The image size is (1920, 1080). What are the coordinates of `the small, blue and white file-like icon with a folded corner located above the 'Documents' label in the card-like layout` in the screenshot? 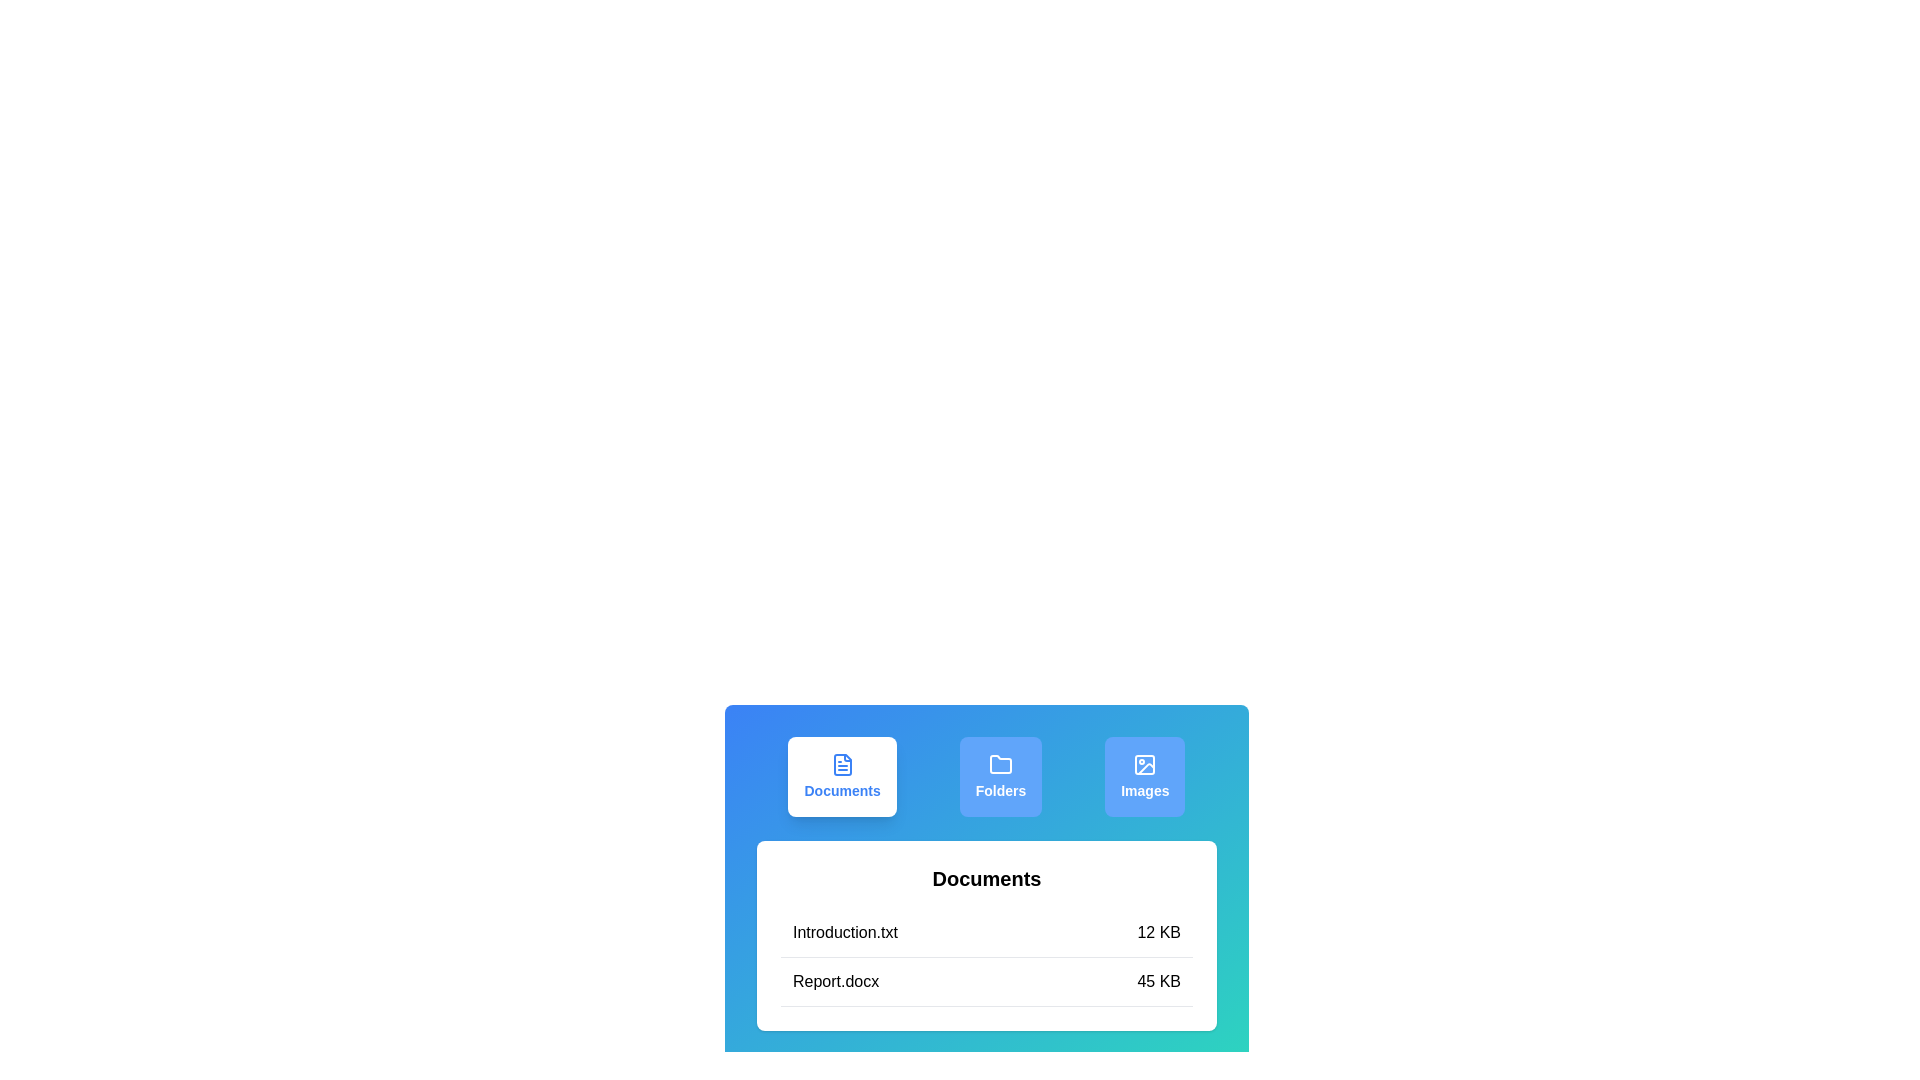 It's located at (842, 764).